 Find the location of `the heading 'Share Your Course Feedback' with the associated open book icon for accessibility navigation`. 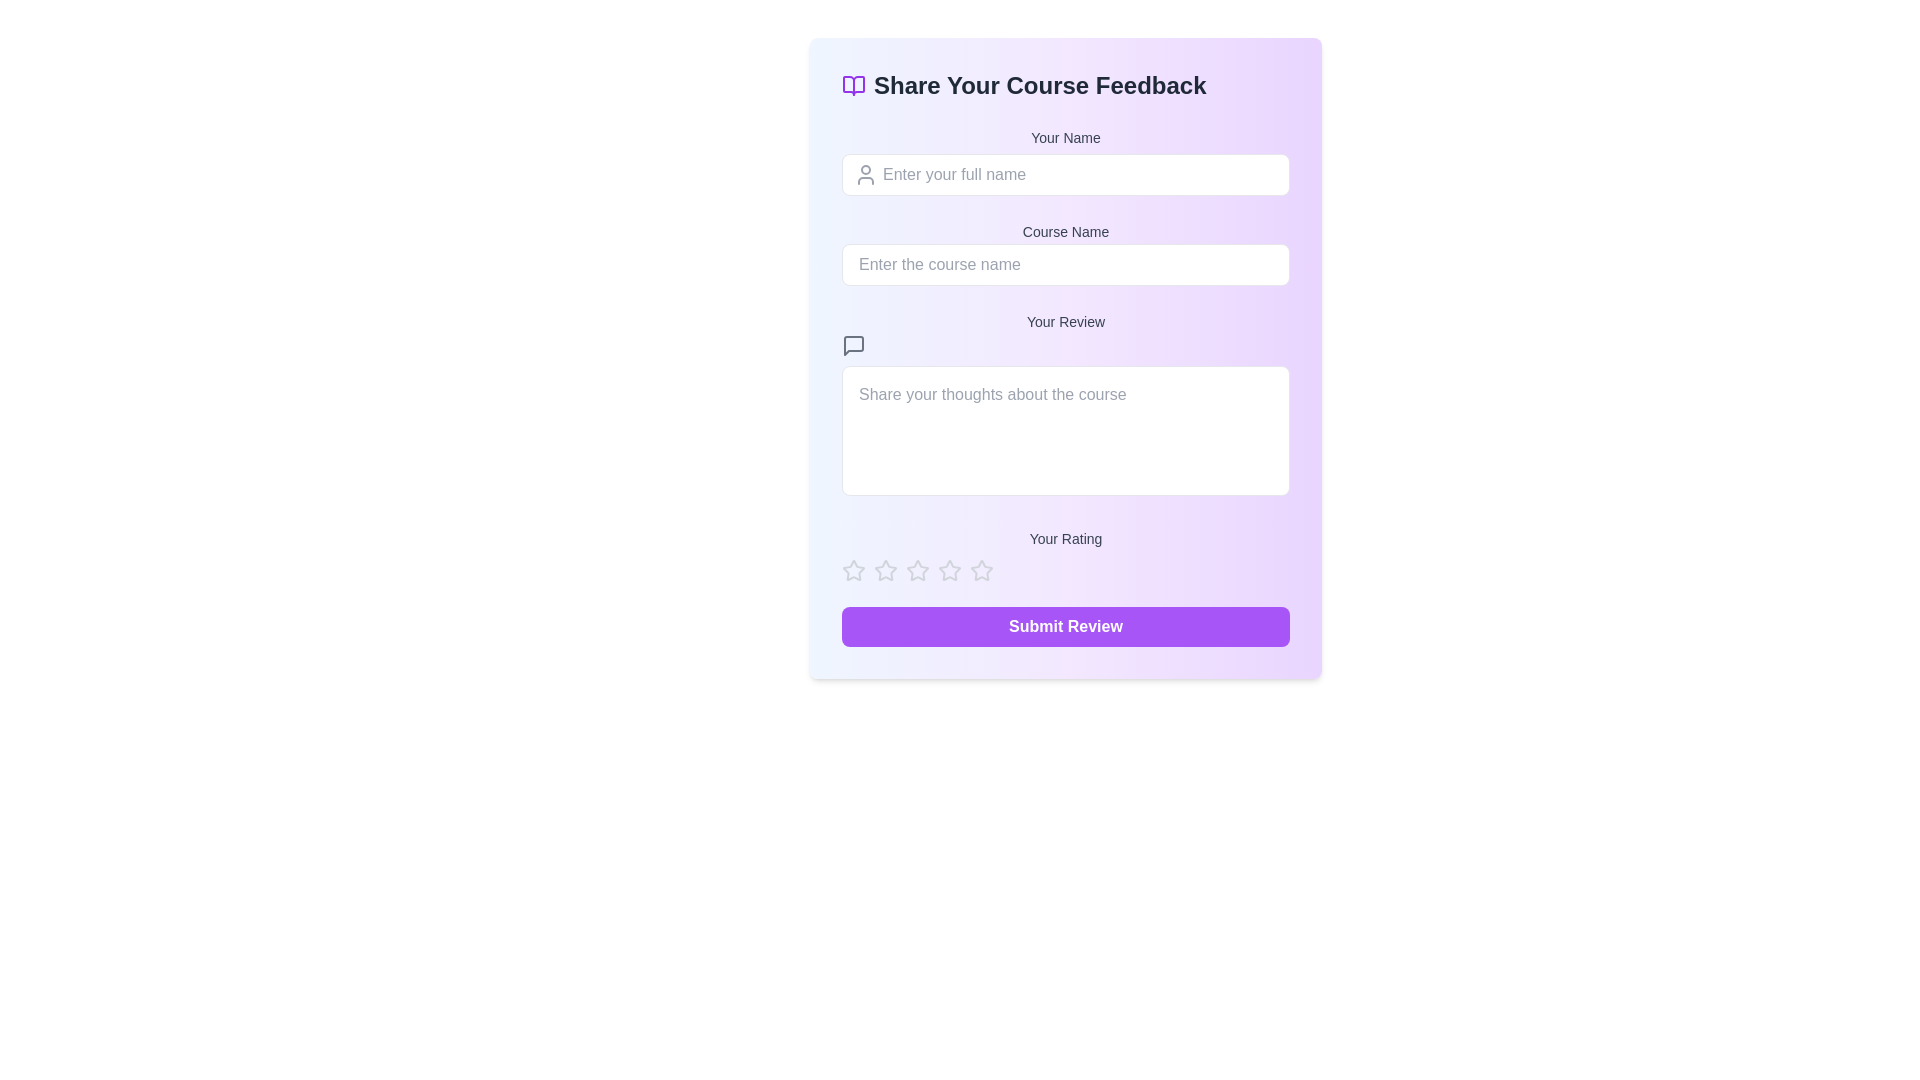

the heading 'Share Your Course Feedback' with the associated open book icon for accessibility navigation is located at coordinates (1064, 84).